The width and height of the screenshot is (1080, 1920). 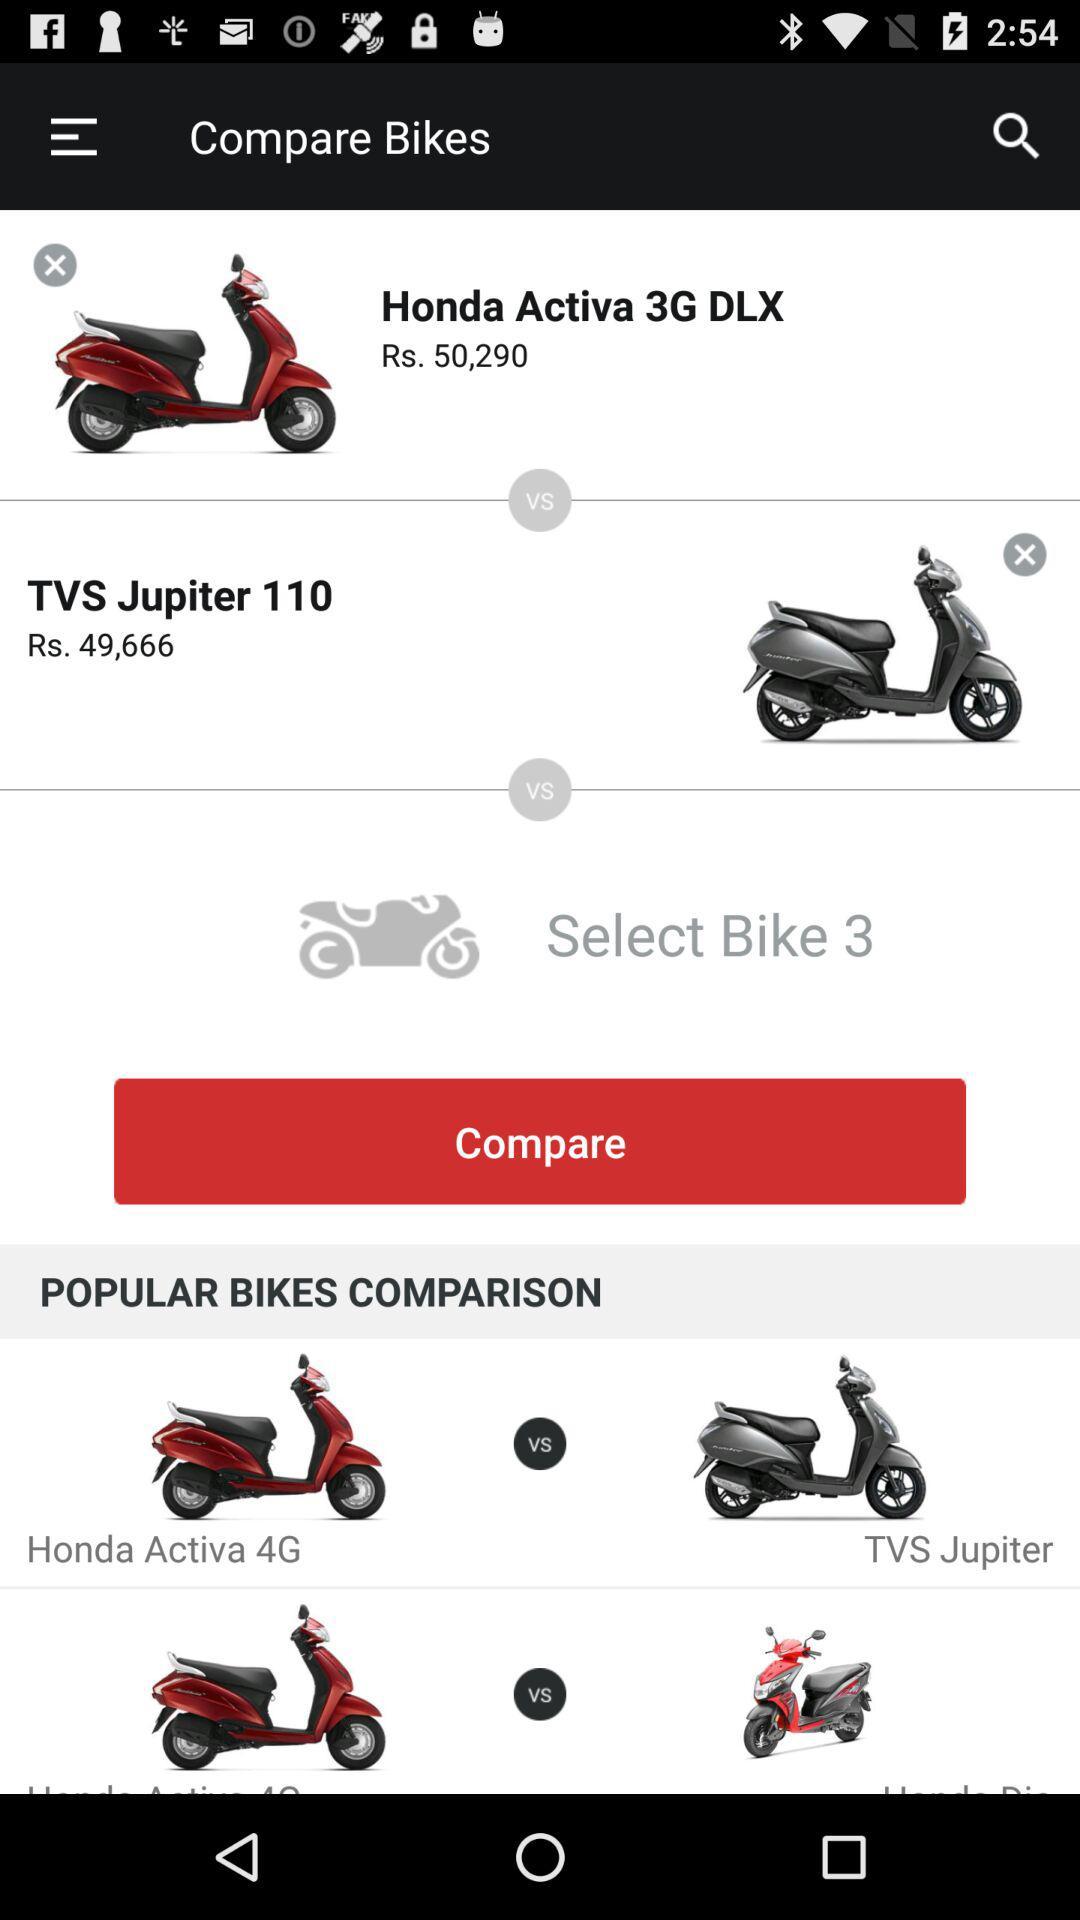 What do you see at coordinates (72, 135) in the screenshot?
I see `icon next to compare bikes item` at bounding box center [72, 135].